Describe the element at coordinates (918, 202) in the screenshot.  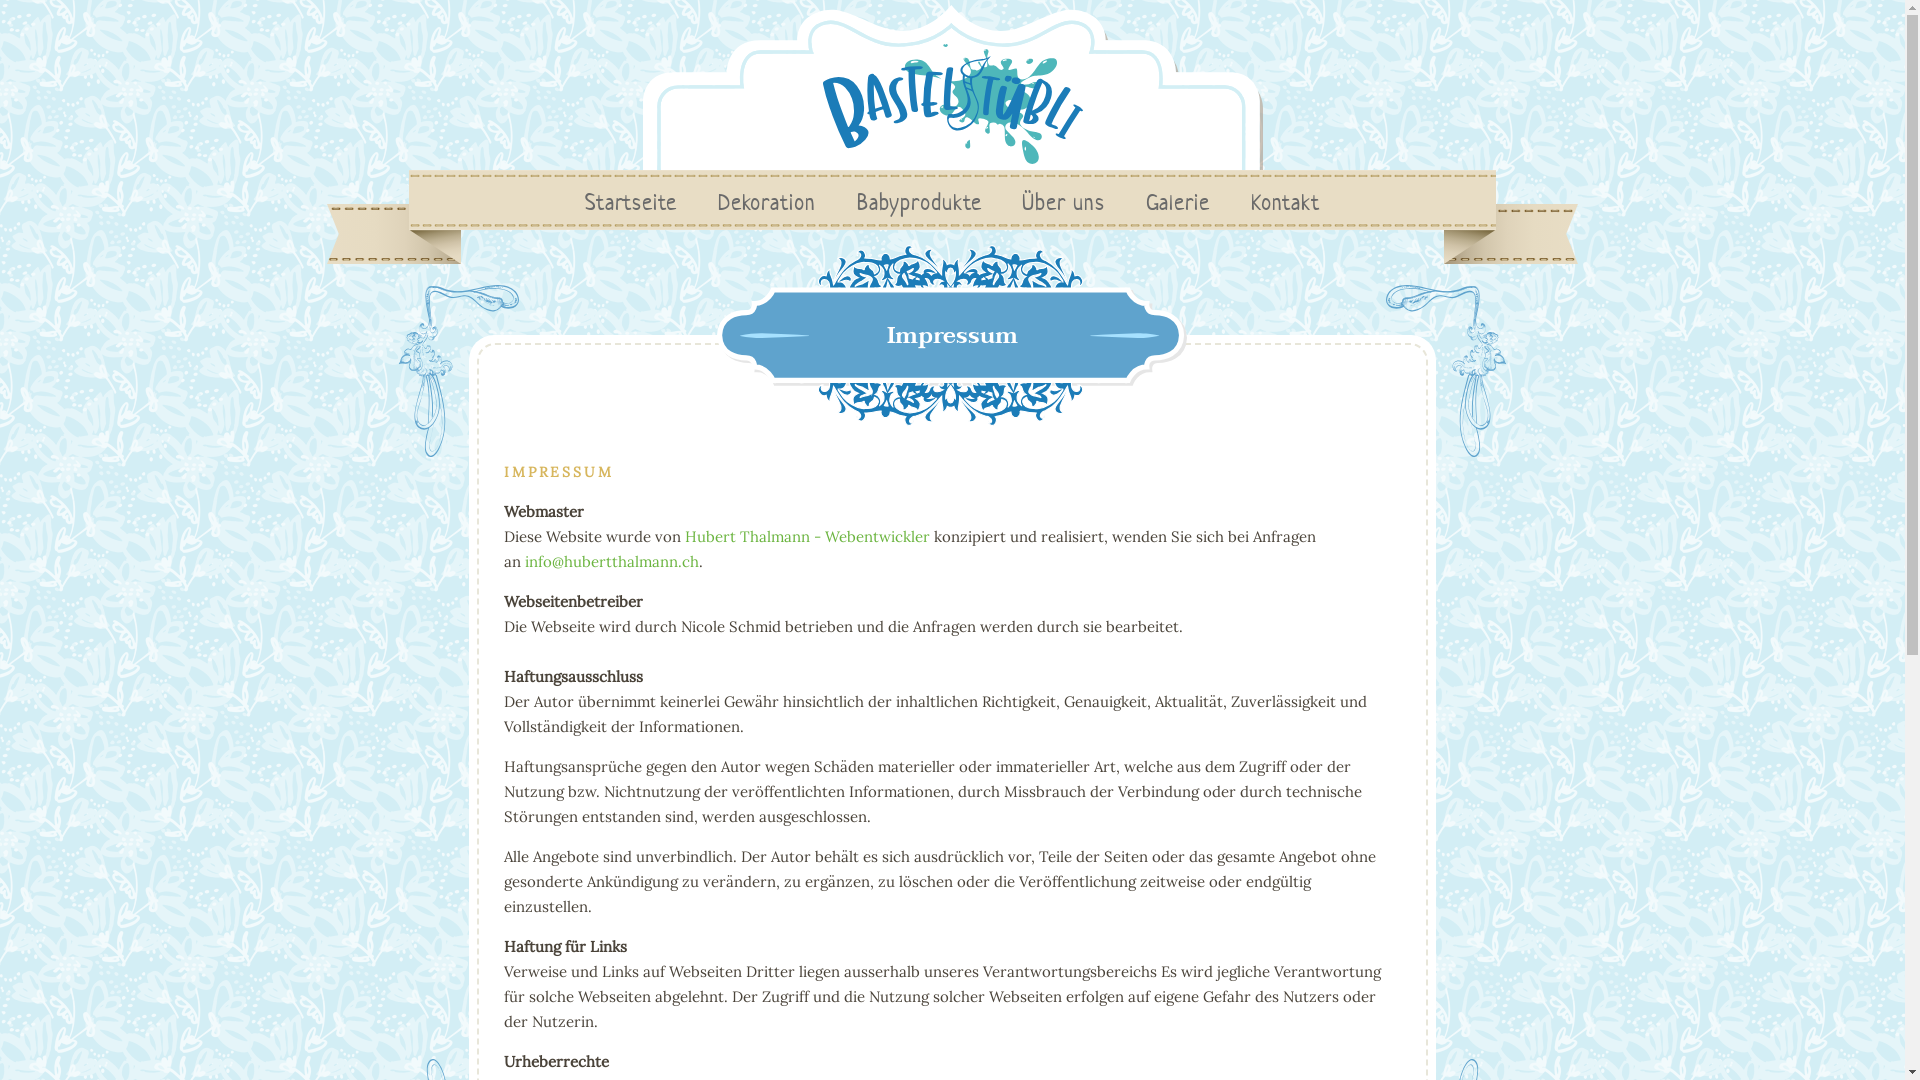
I see `'Babyprodukte'` at that location.